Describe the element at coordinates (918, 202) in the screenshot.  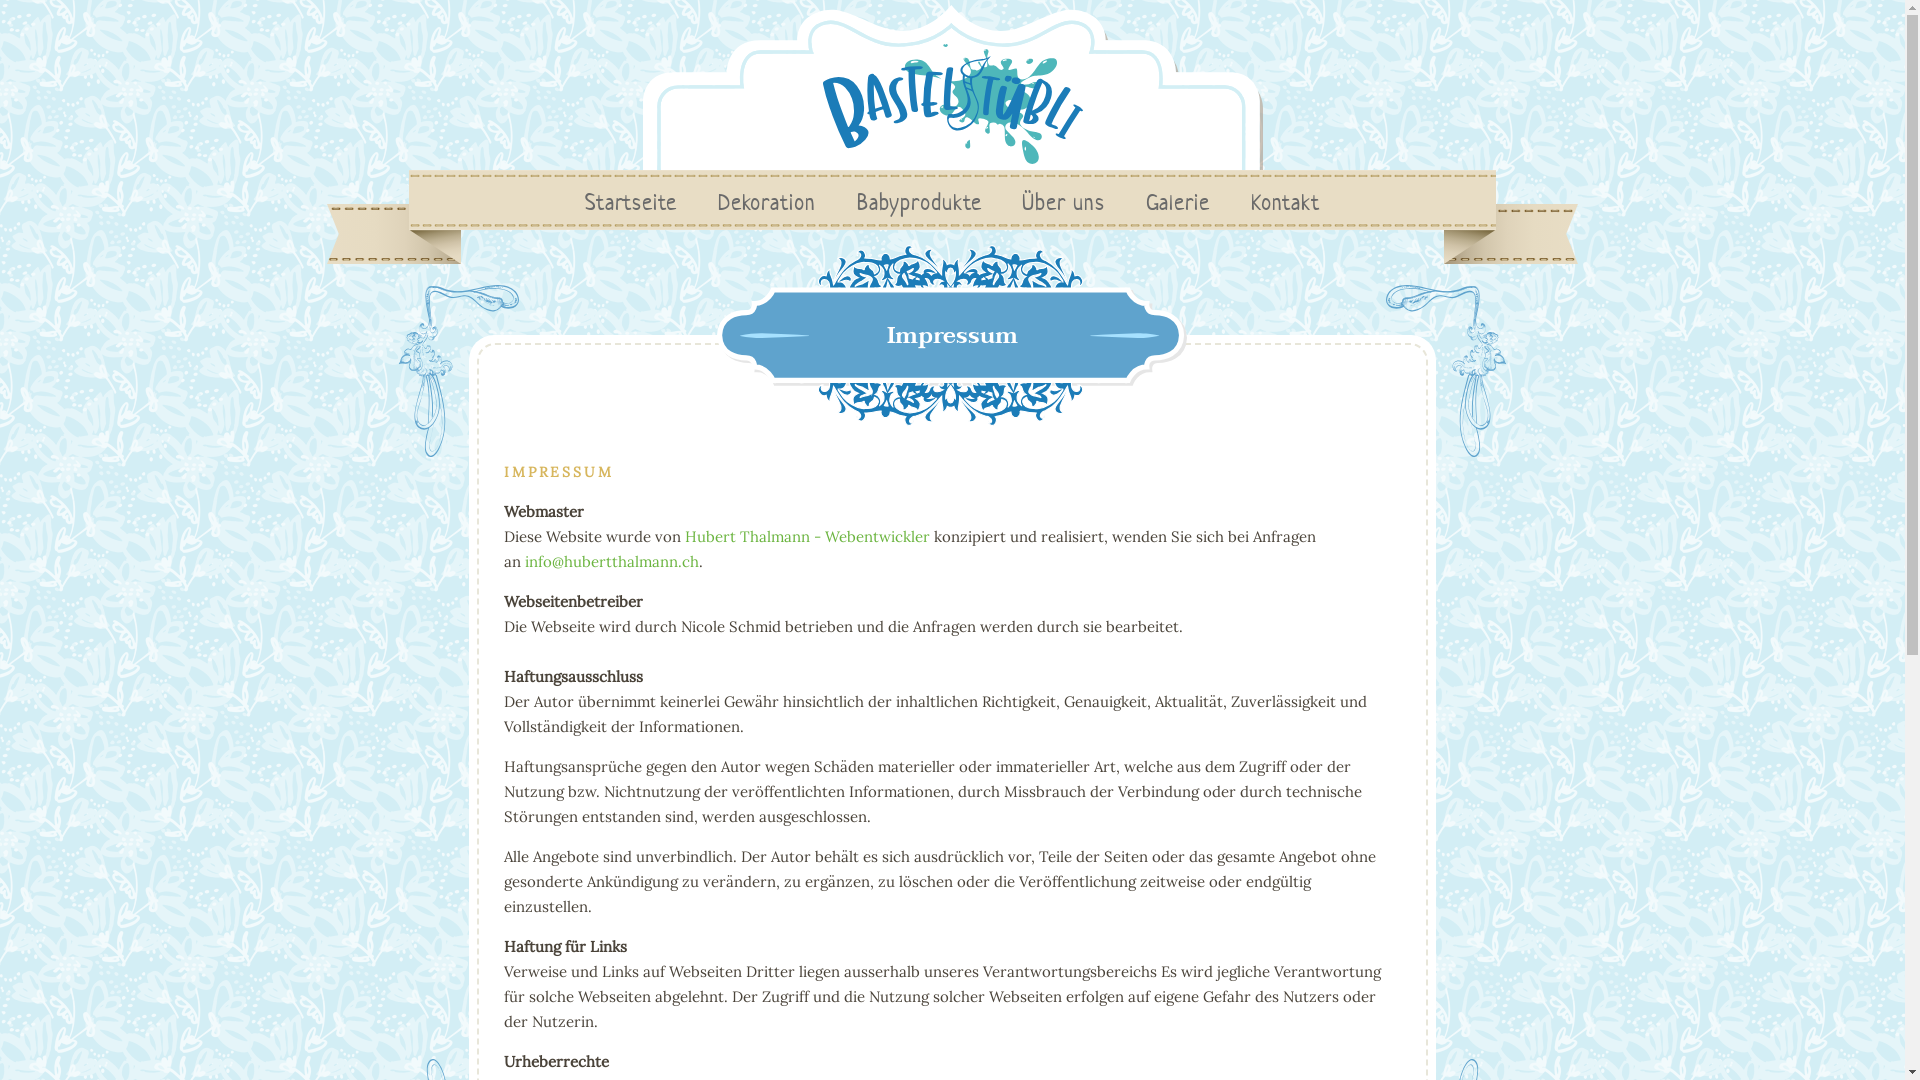
I see `'Babyprodukte'` at that location.